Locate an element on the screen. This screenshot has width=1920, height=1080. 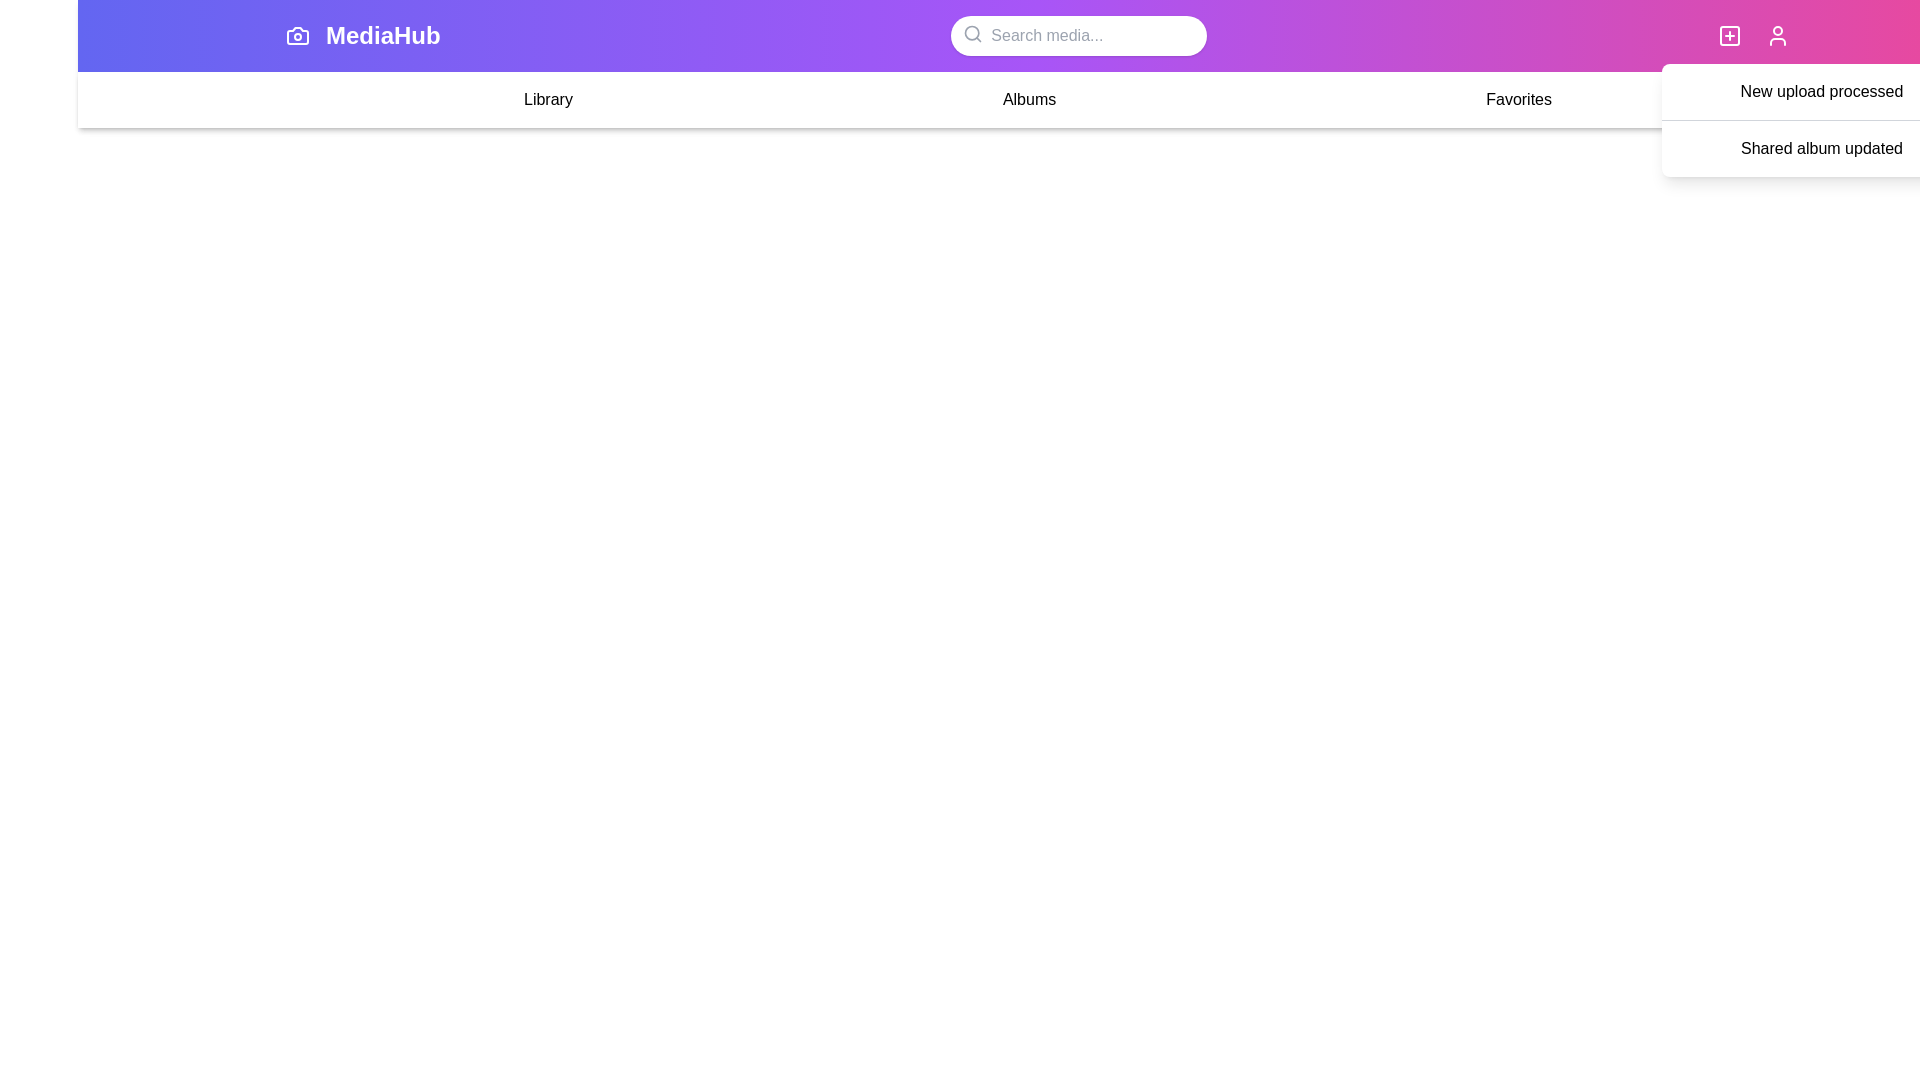
the PlusSquare icon to add new media is located at coordinates (1728, 35).